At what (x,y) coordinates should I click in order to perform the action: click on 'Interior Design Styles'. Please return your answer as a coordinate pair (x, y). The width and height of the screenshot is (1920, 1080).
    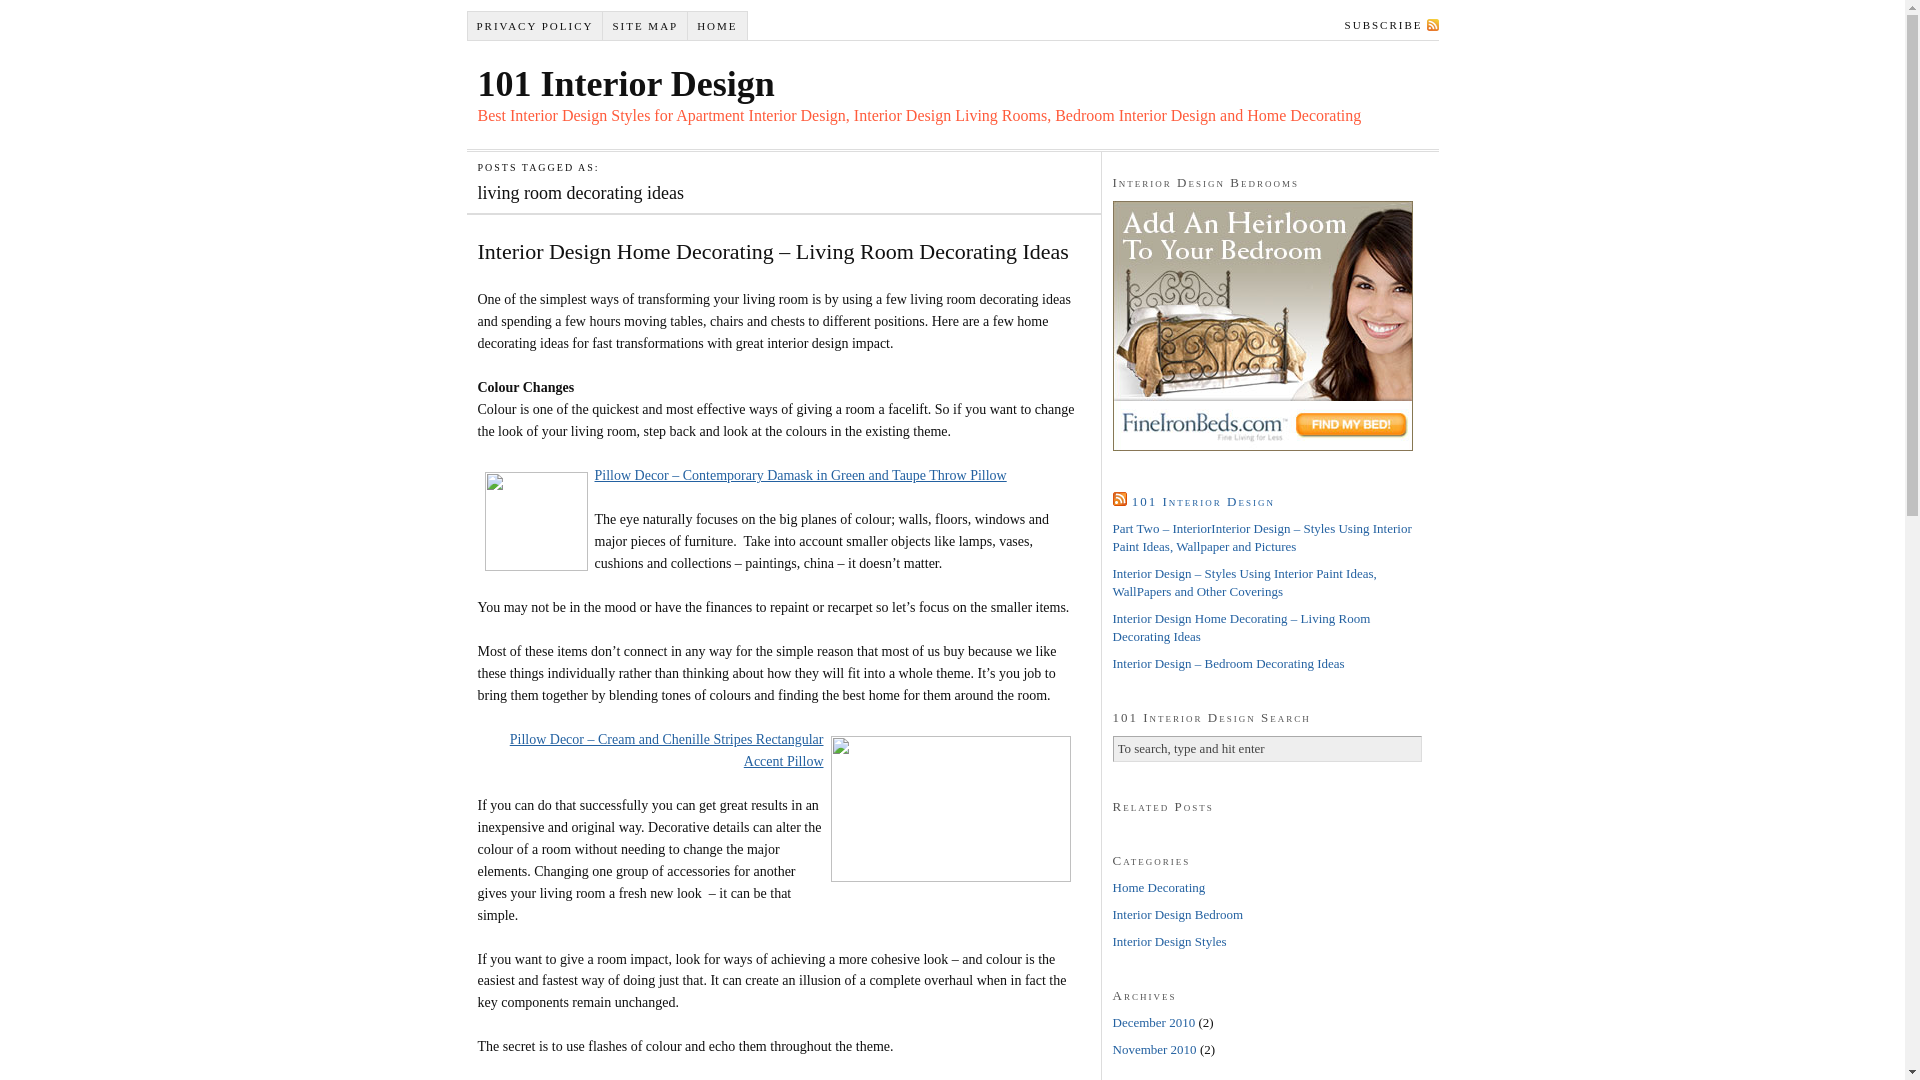
    Looking at the image, I should click on (1169, 941).